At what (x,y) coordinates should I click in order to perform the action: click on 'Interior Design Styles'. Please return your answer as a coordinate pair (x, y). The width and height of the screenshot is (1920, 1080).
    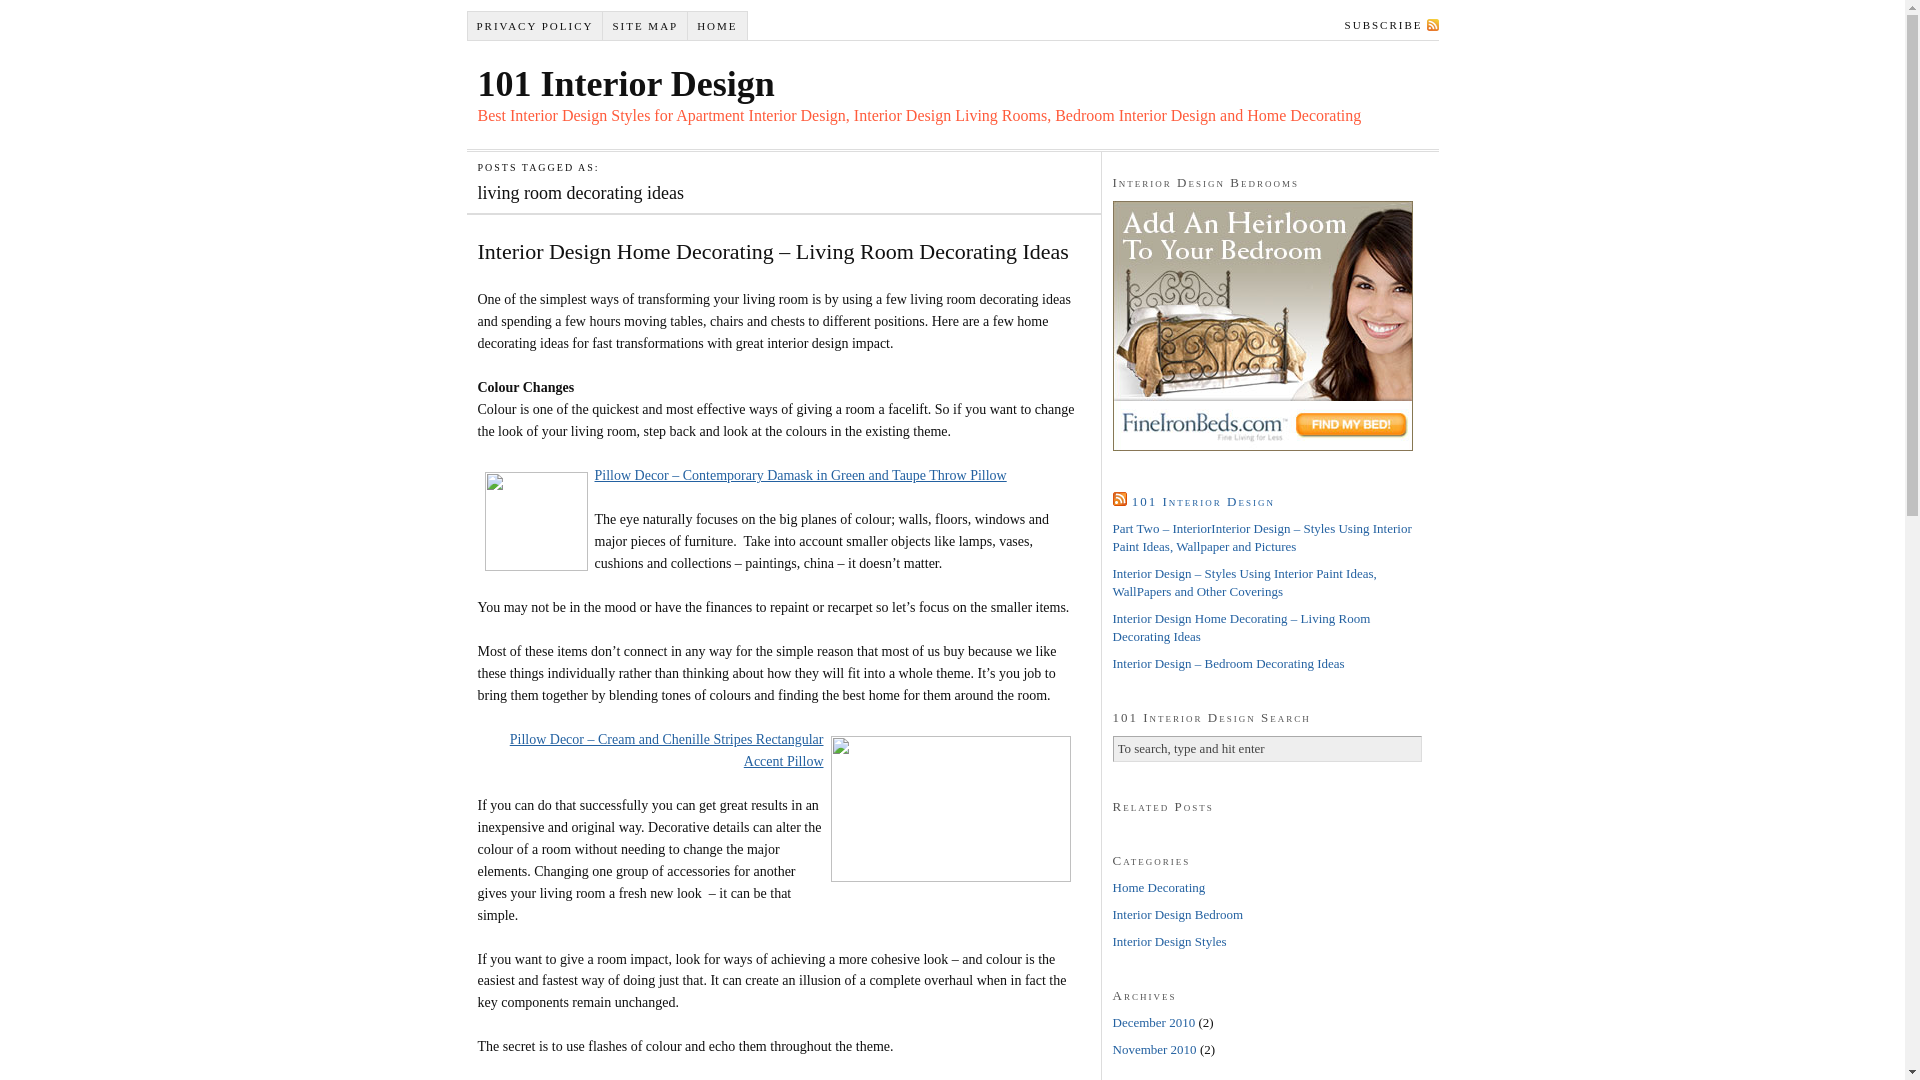
    Looking at the image, I should click on (1169, 941).